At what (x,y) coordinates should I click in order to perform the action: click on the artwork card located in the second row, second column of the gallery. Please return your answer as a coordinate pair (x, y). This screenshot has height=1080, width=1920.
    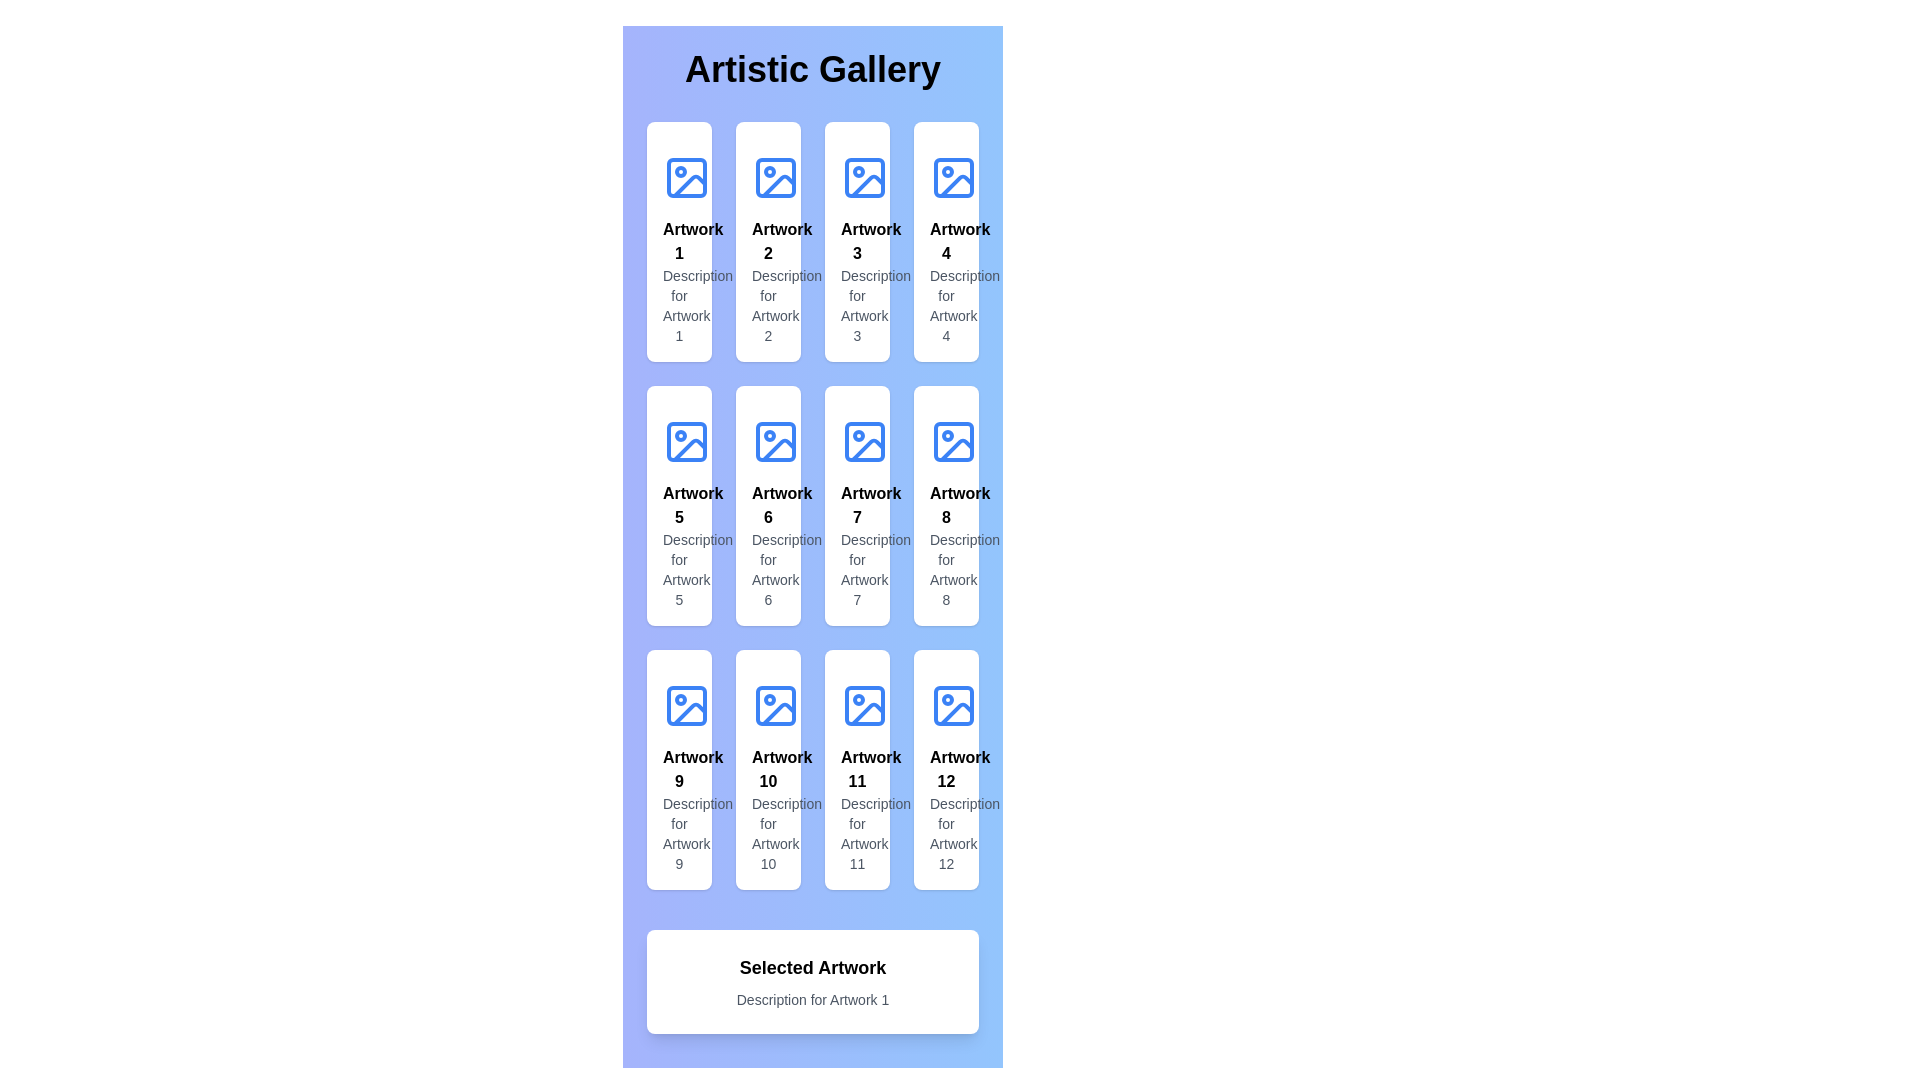
    Looking at the image, I should click on (767, 504).